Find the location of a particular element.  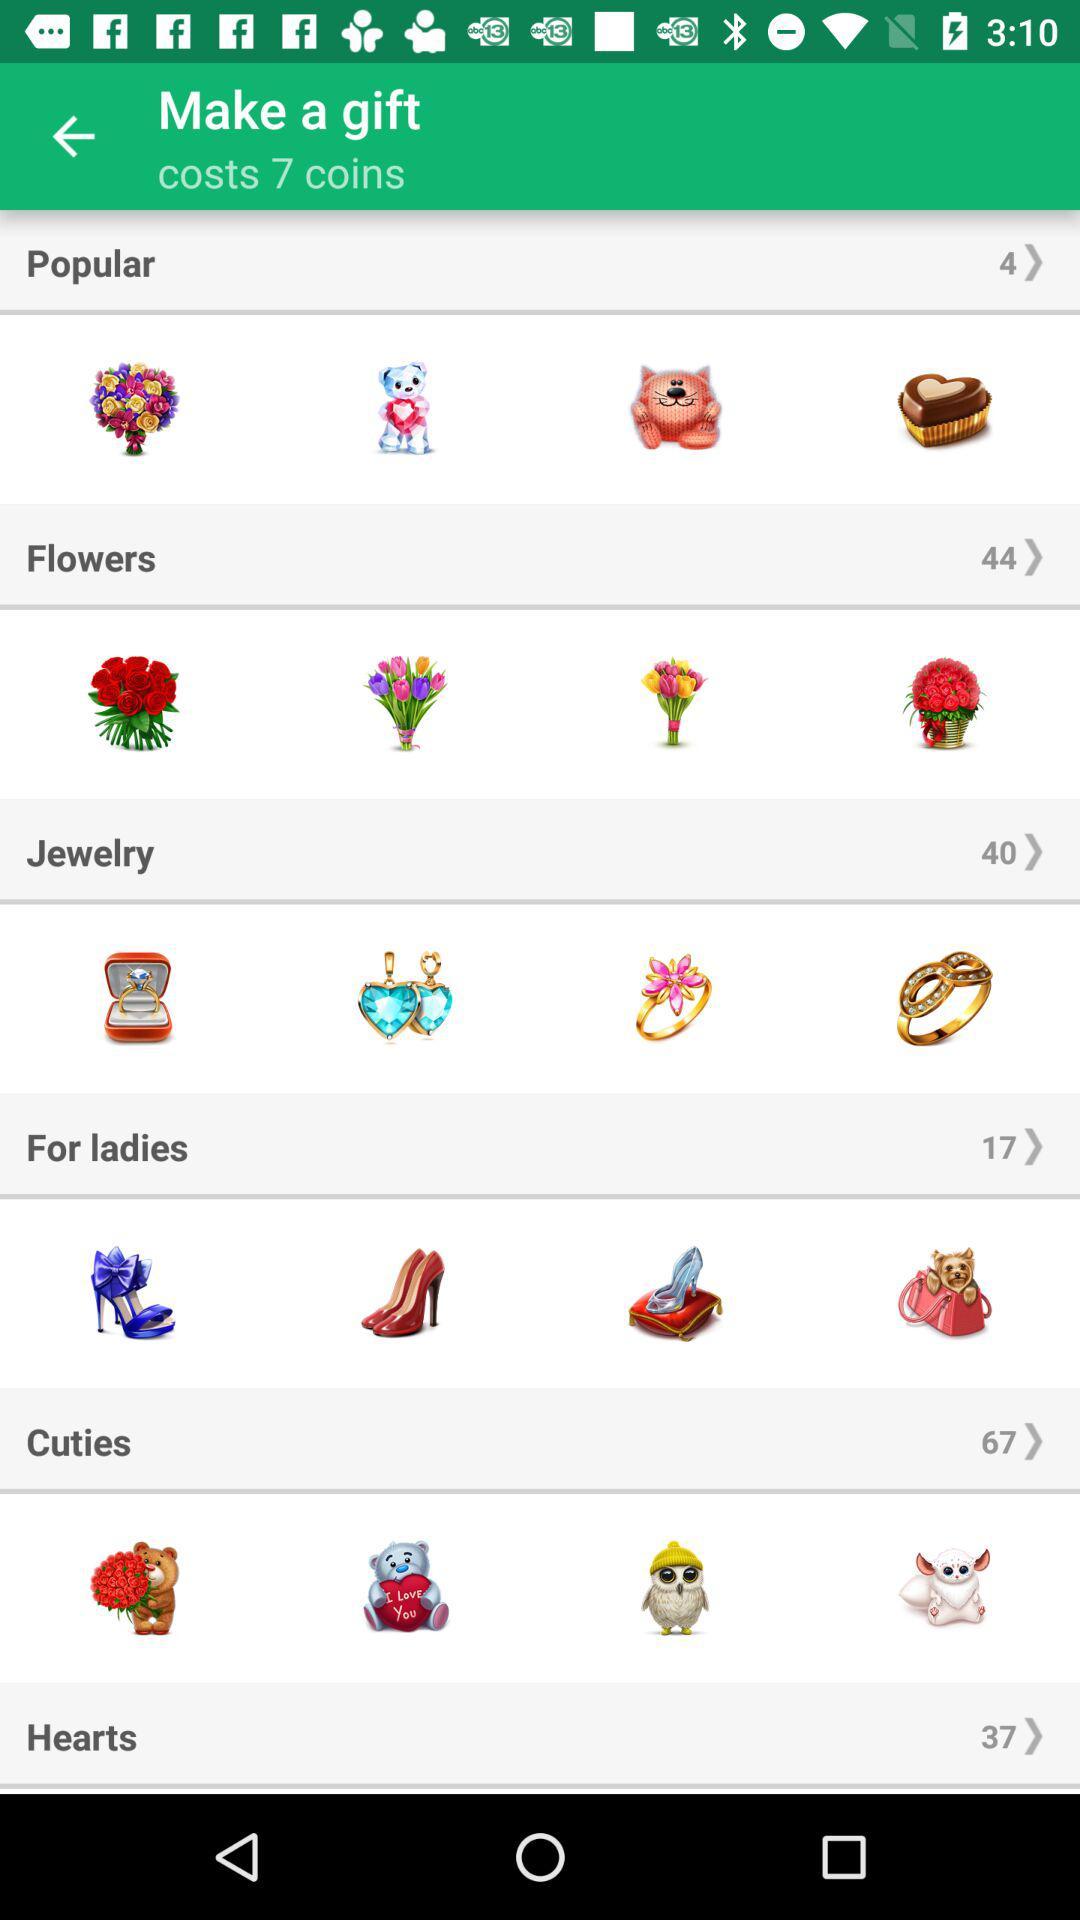

item to the right of the flowers is located at coordinates (999, 556).